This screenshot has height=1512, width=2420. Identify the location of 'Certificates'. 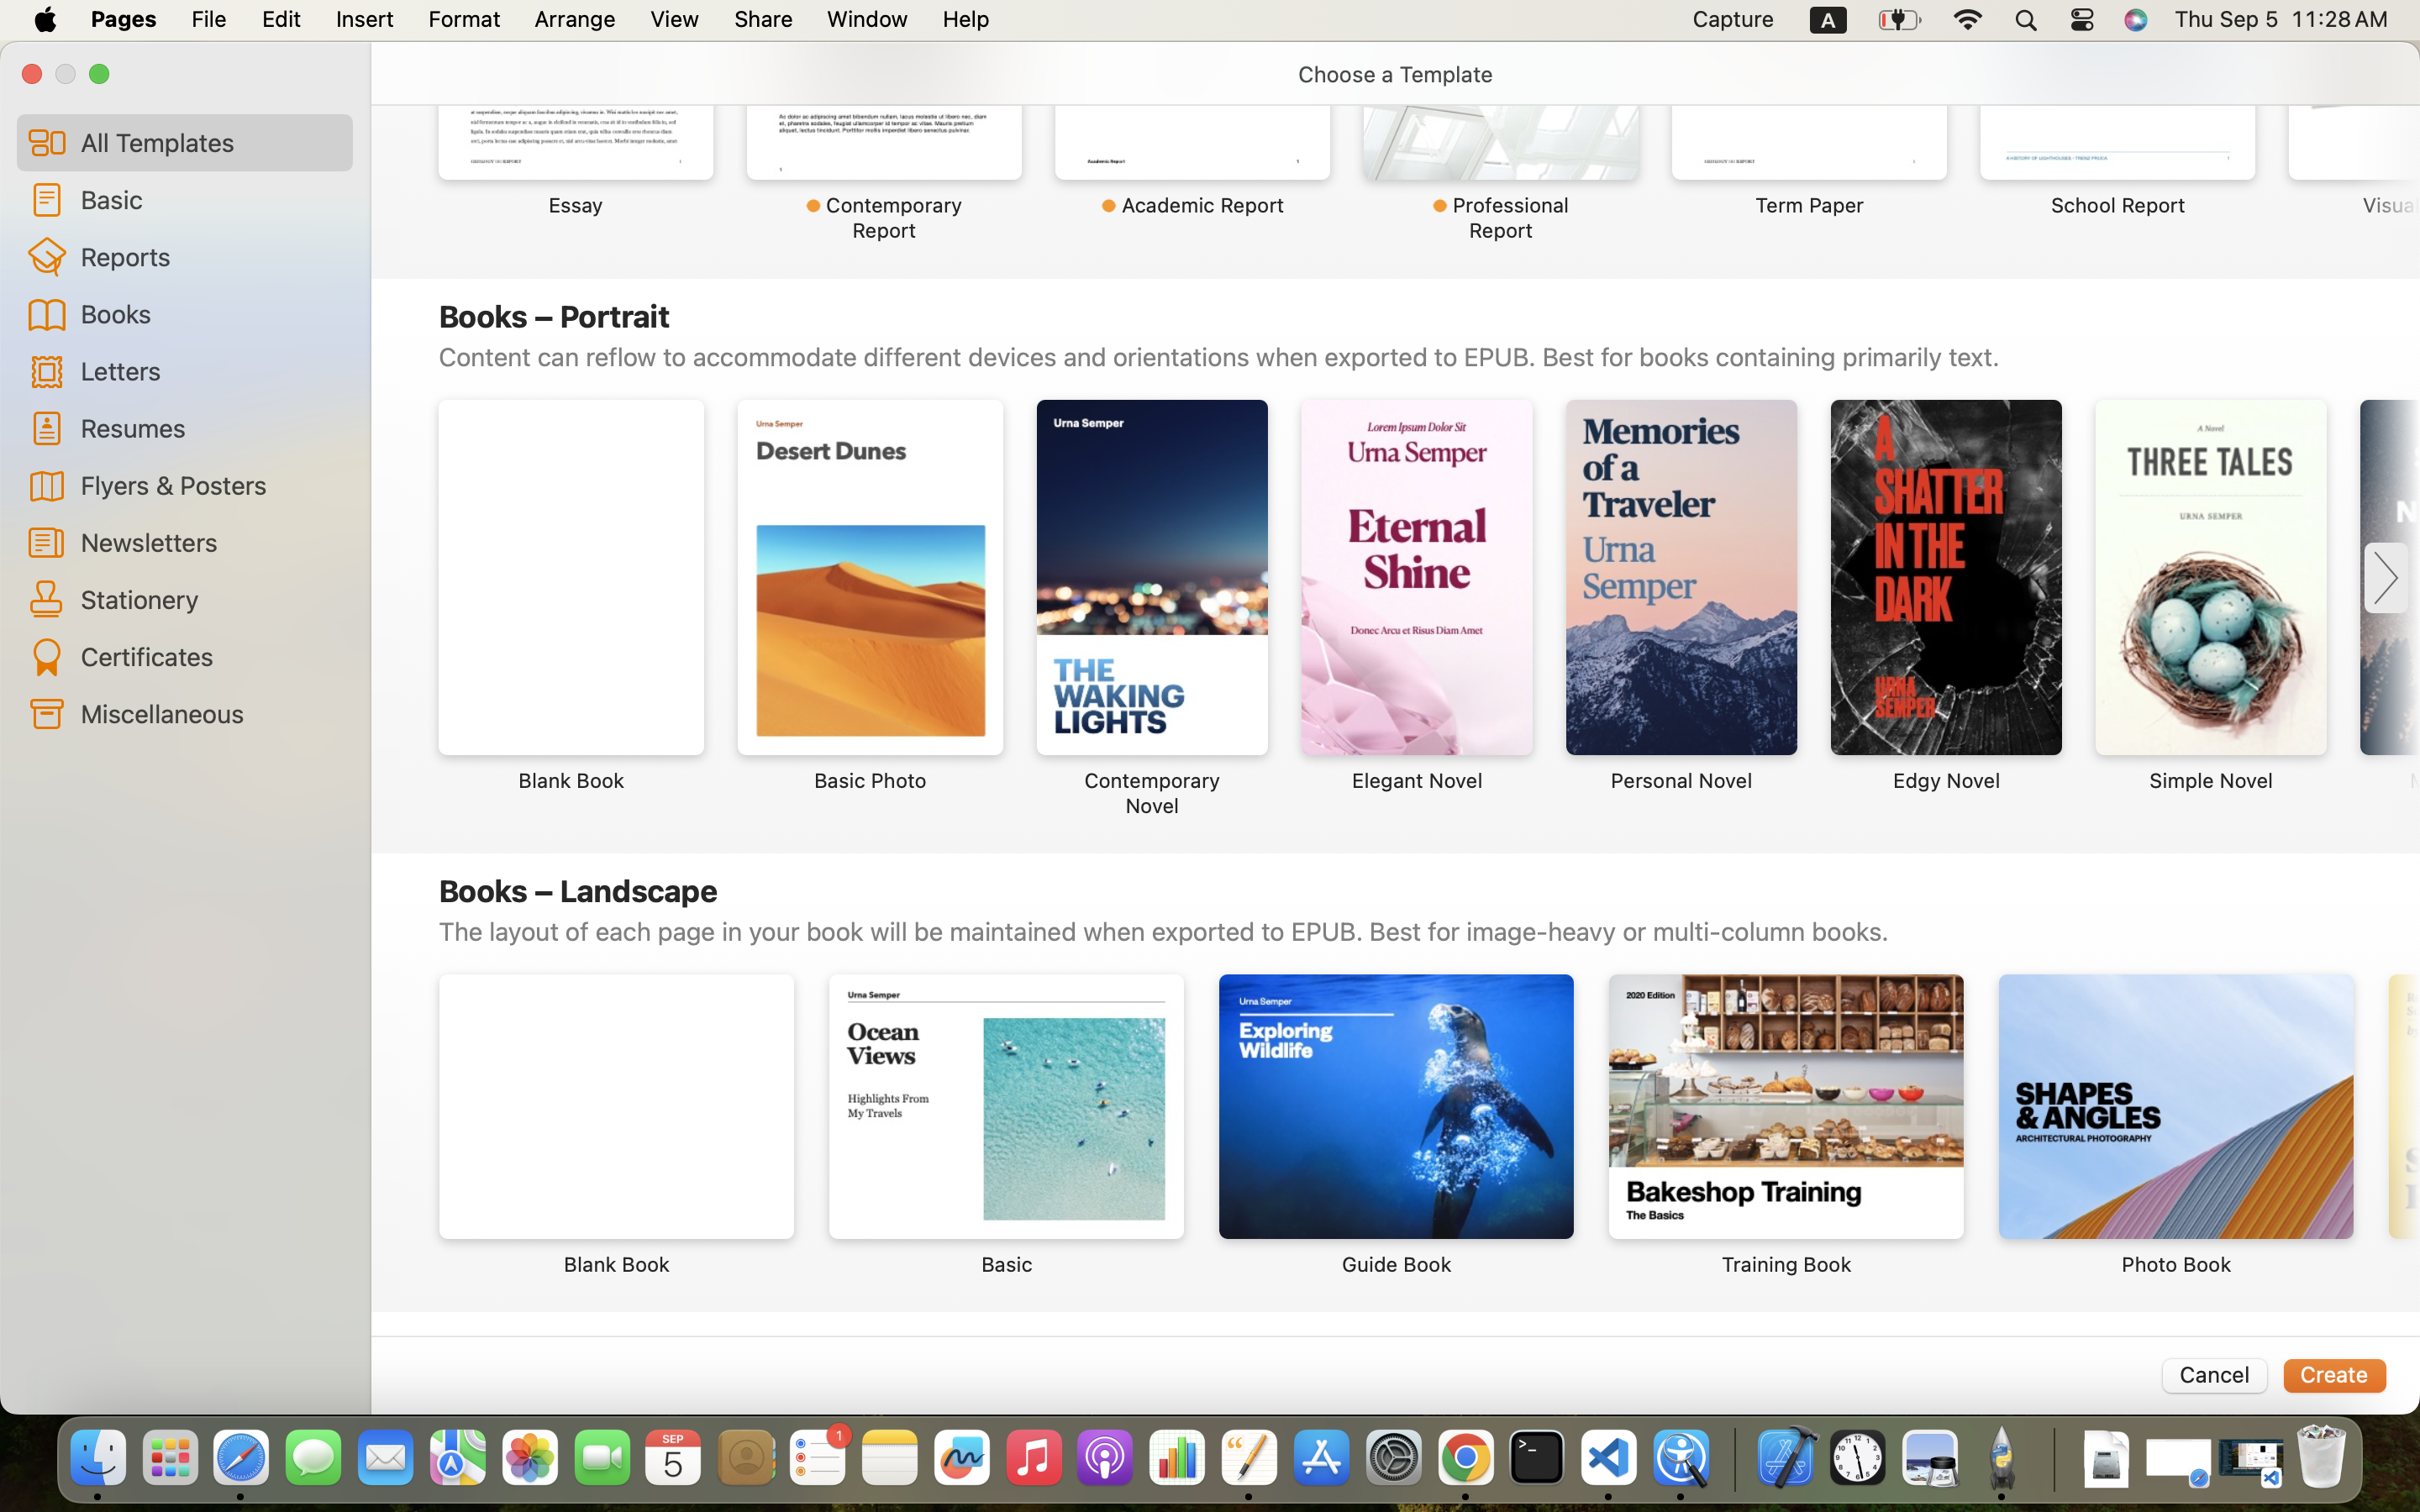
(208, 656).